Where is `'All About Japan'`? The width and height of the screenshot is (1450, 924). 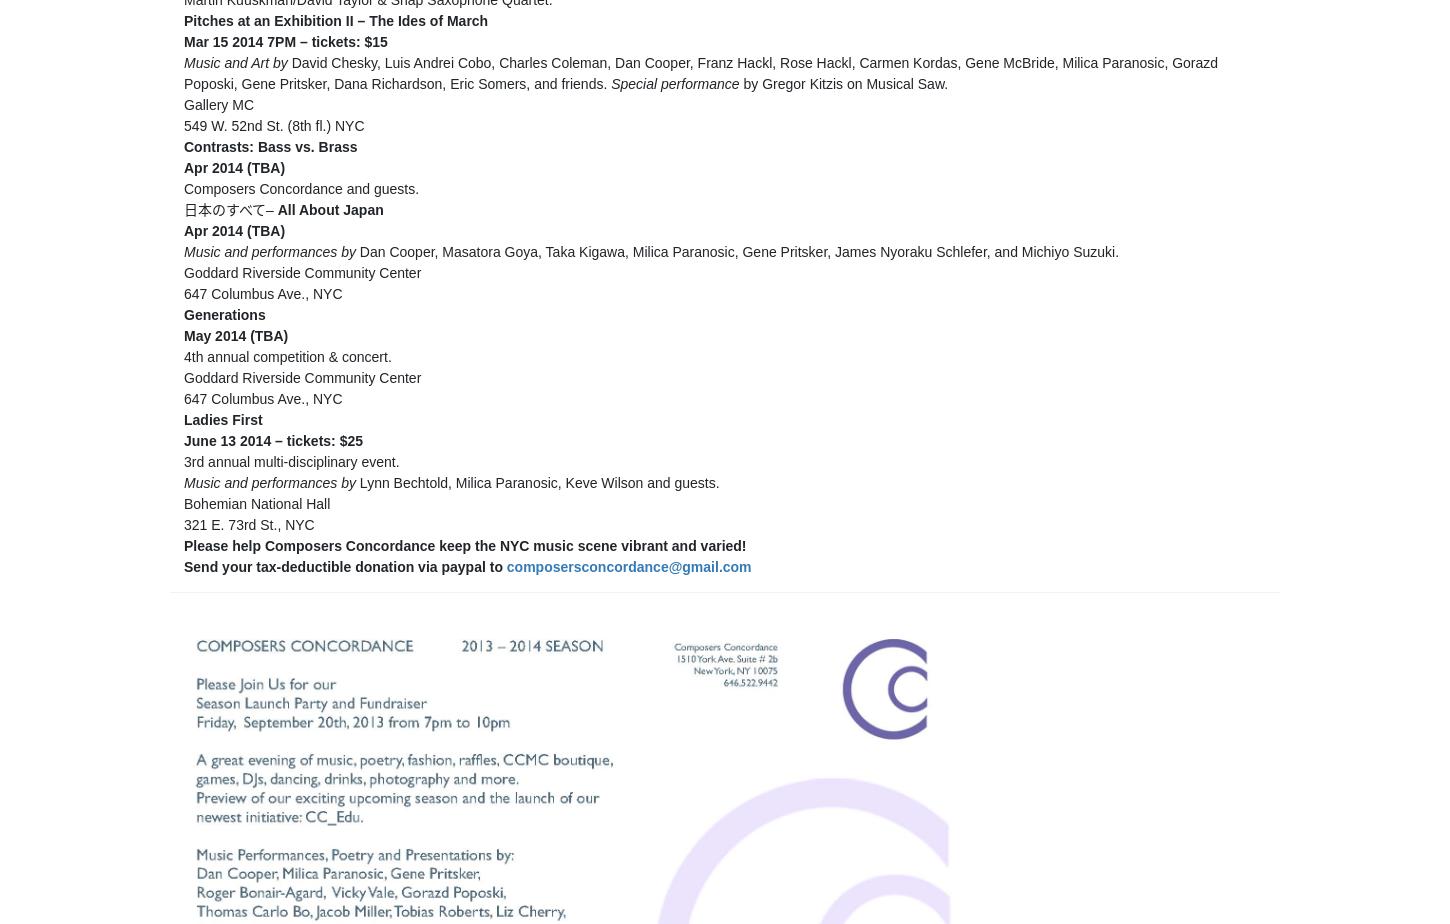 'All About Japan' is located at coordinates (330, 210).